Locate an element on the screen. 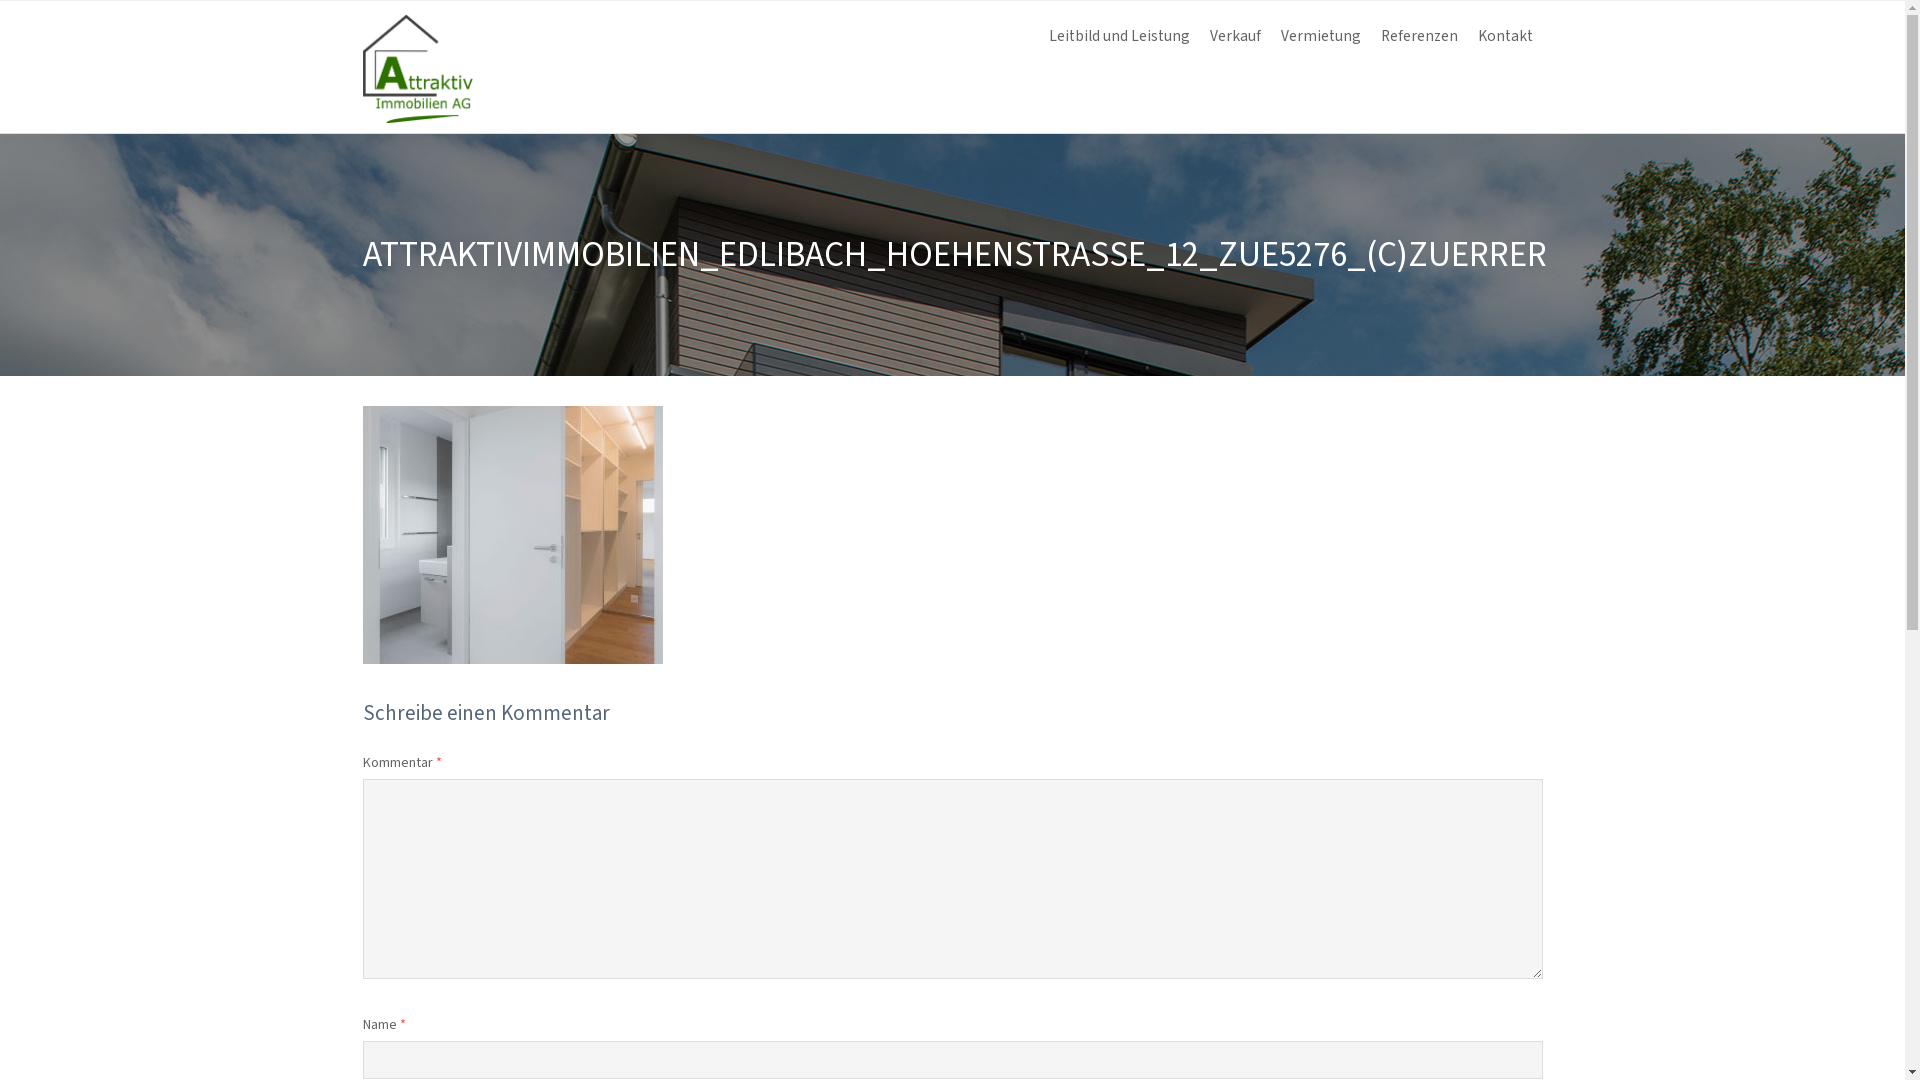 The image size is (1920, 1080). 'Vermietung' is located at coordinates (1320, 37).